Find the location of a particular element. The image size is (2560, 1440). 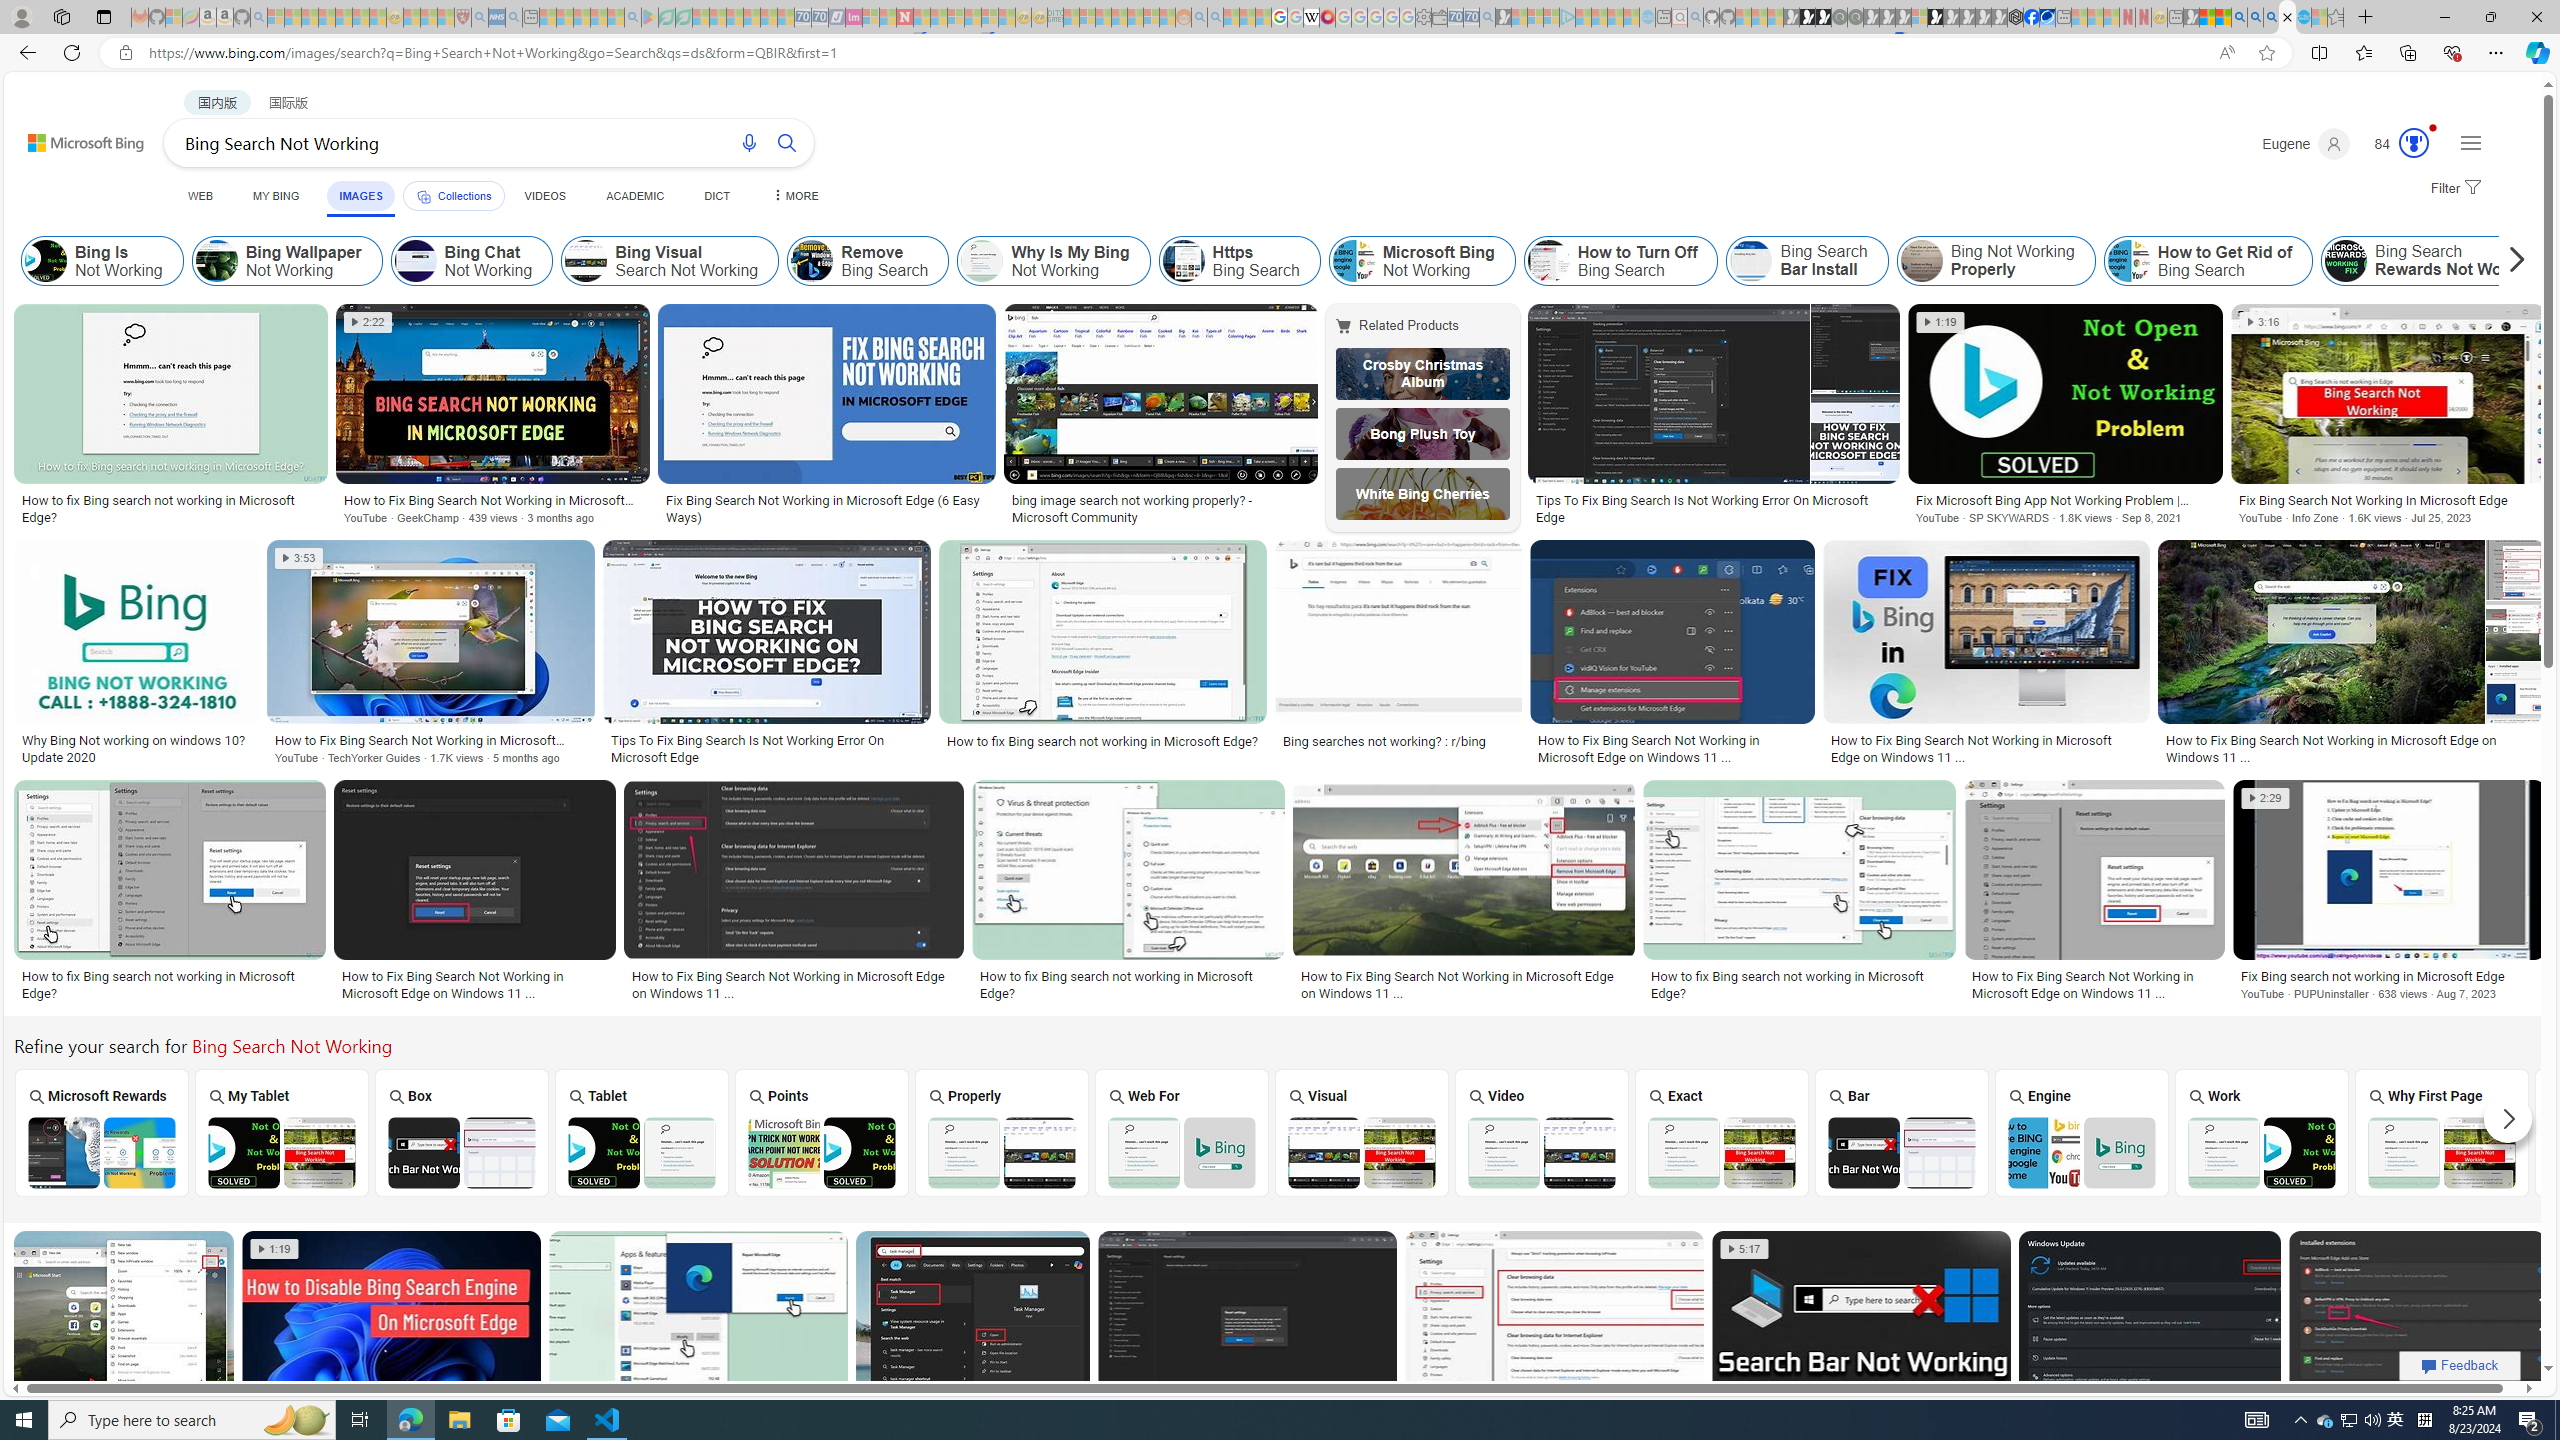

'Bing Chat Not Working' is located at coordinates (415, 260).